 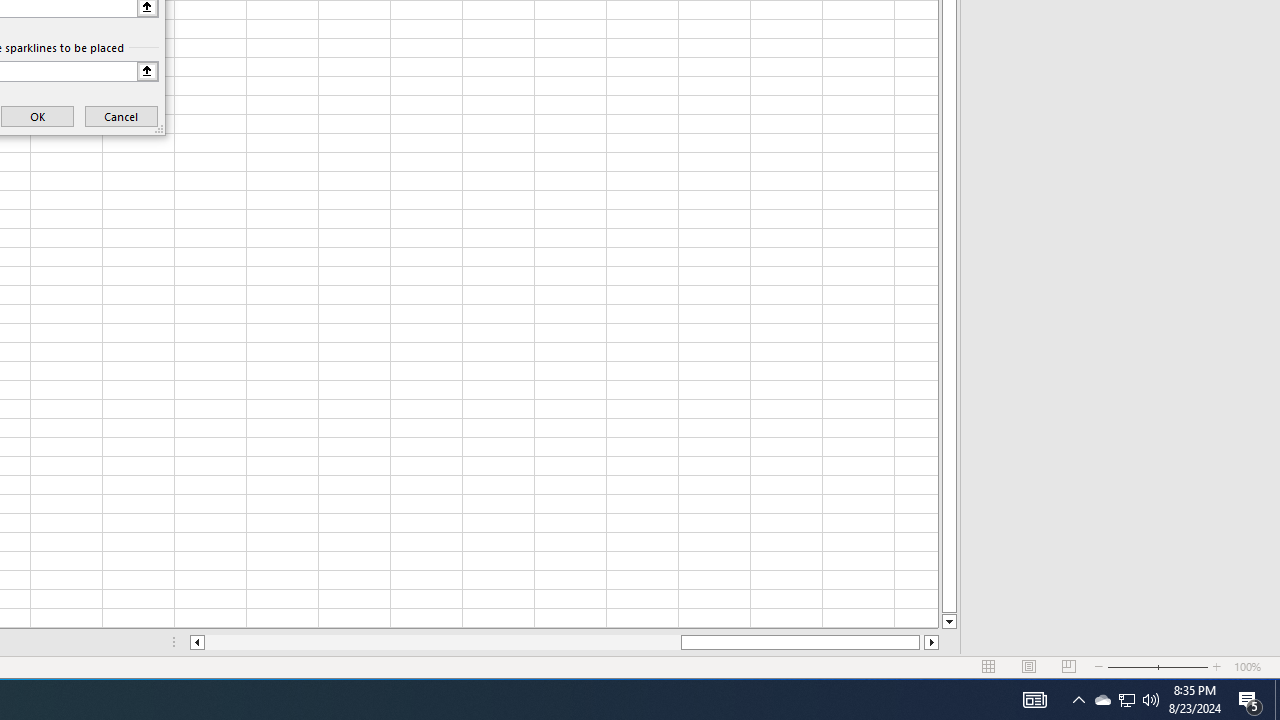 I want to click on 'Normal', so click(x=988, y=667).